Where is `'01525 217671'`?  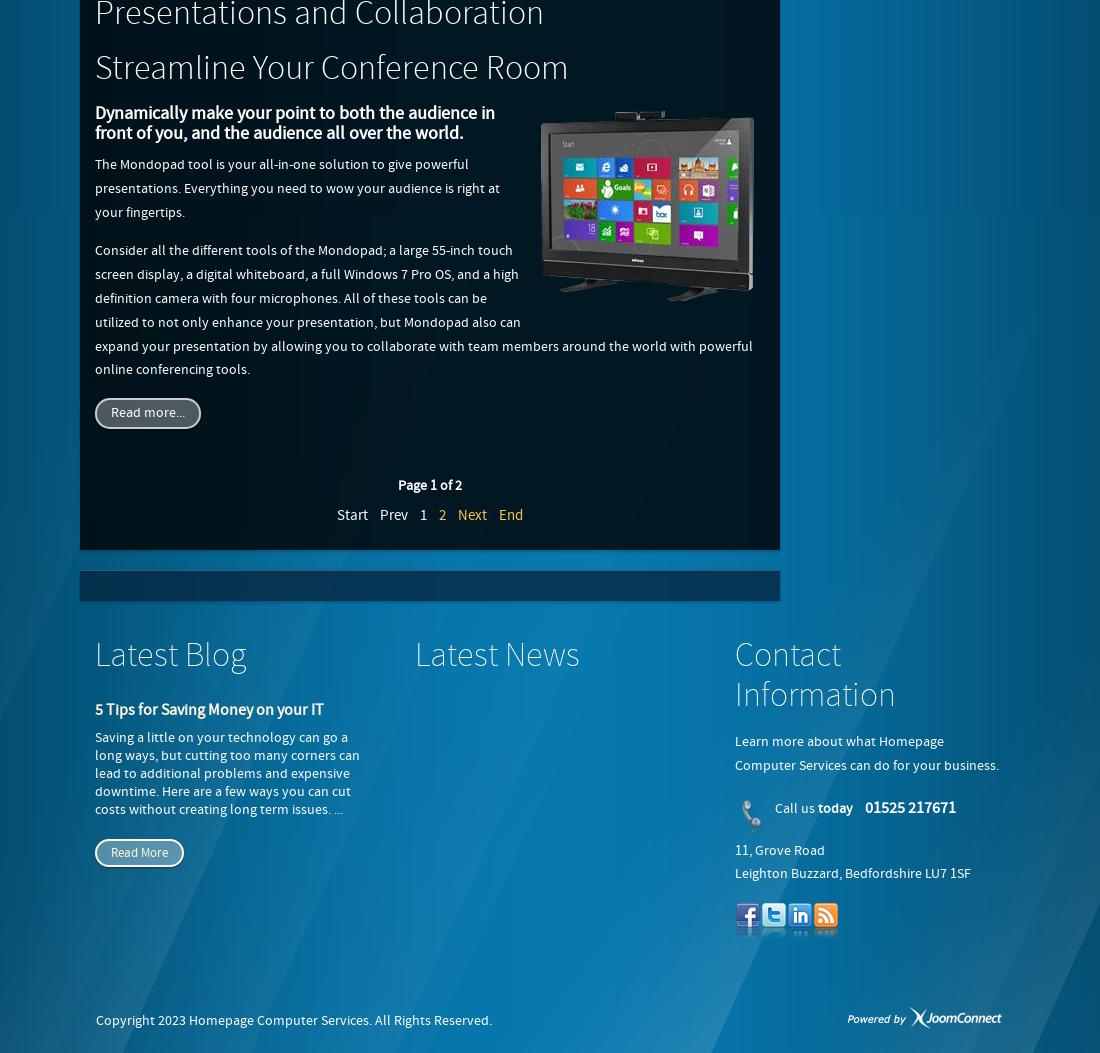
'01525 217671' is located at coordinates (910, 807).